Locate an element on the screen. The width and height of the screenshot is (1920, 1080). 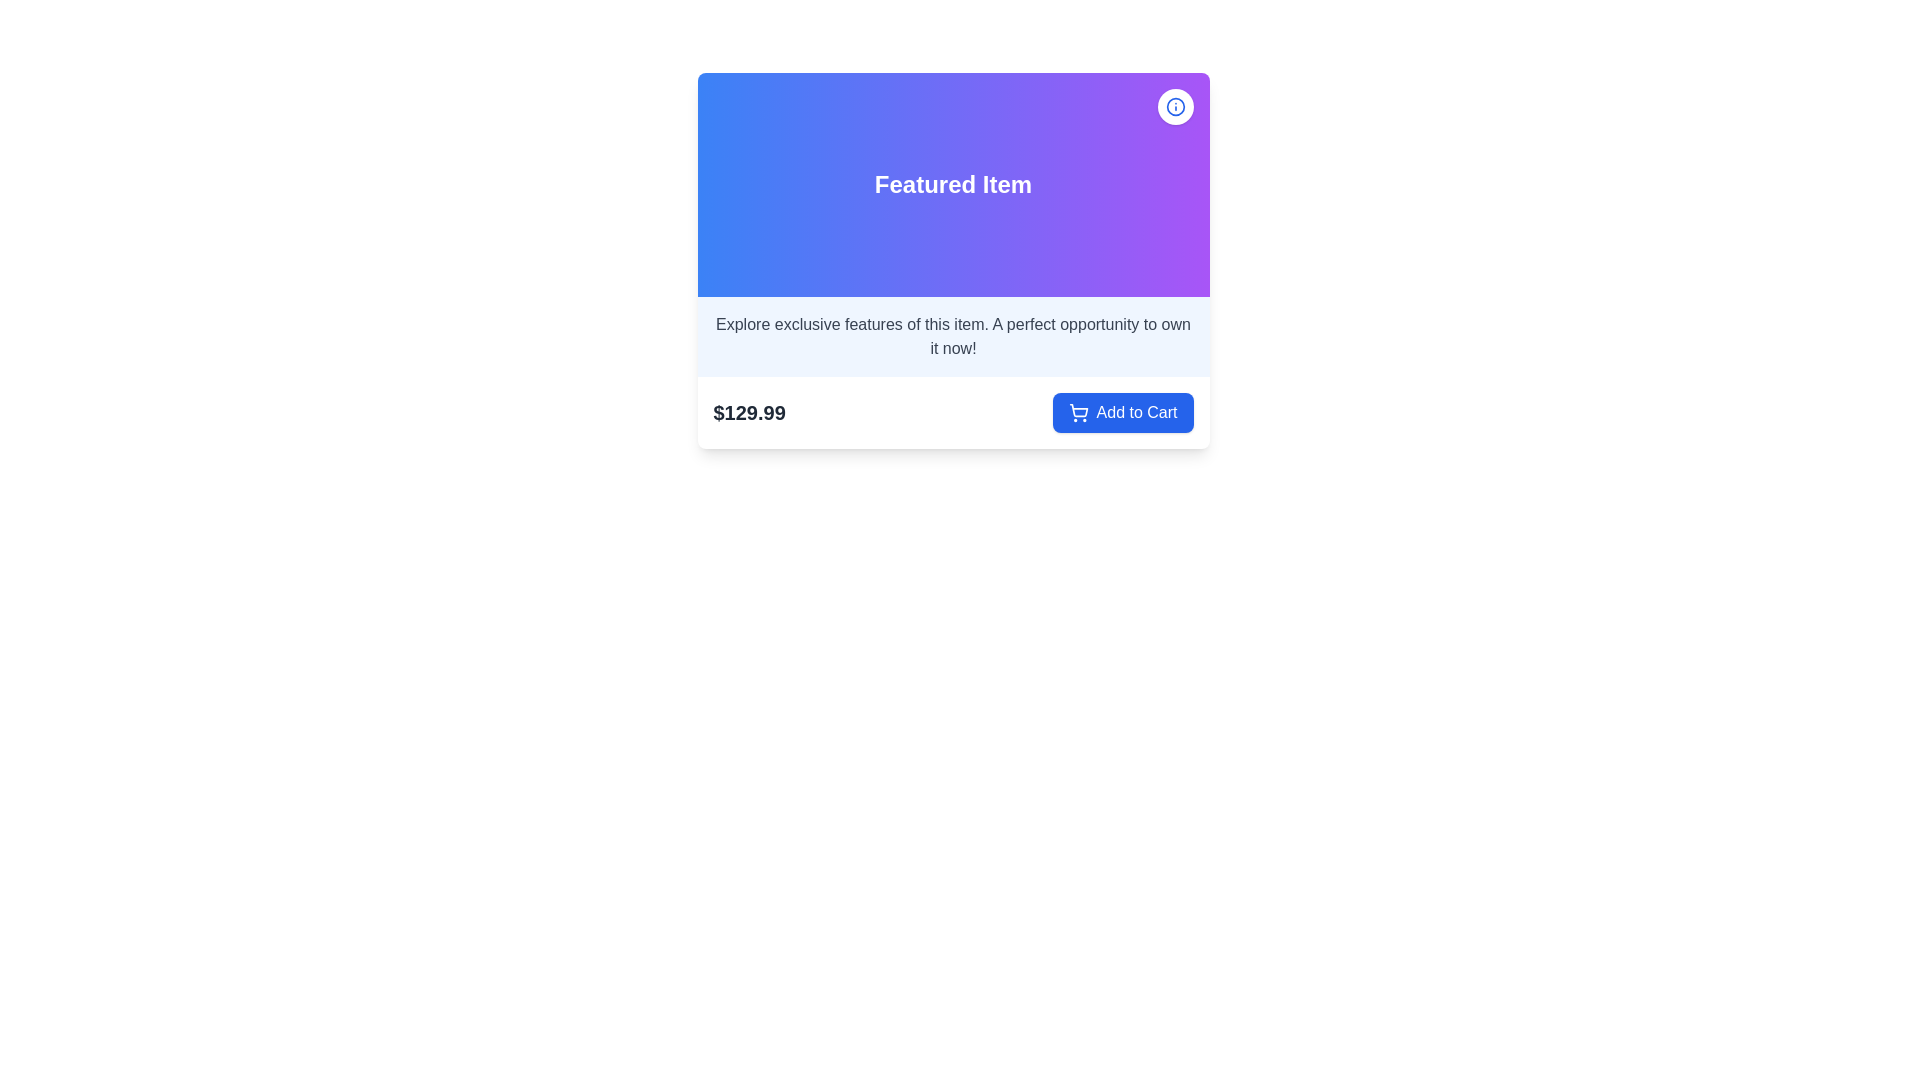
the price displayed in the text label element showing '$129.99' is located at coordinates (748, 411).